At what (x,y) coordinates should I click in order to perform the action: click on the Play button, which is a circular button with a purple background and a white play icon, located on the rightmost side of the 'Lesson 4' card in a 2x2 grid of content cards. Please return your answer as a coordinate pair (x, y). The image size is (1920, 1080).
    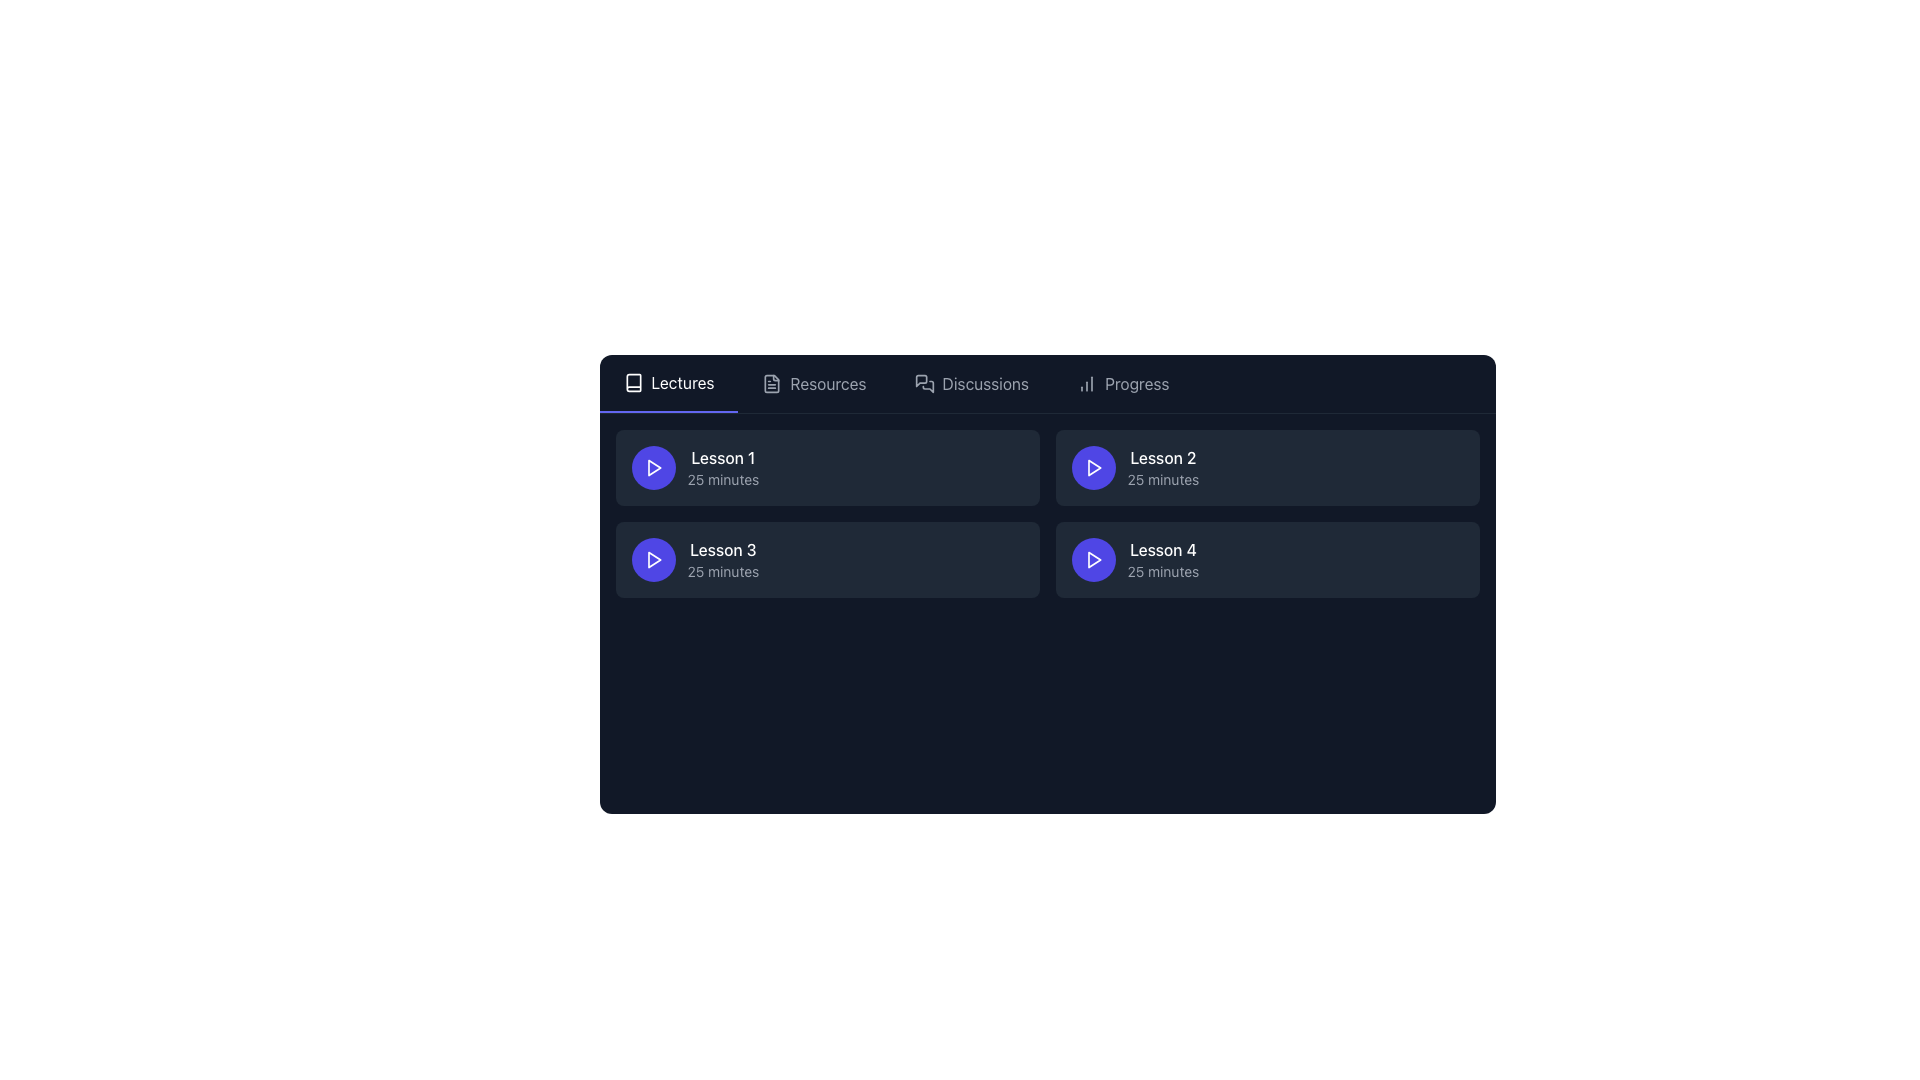
    Looking at the image, I should click on (1092, 559).